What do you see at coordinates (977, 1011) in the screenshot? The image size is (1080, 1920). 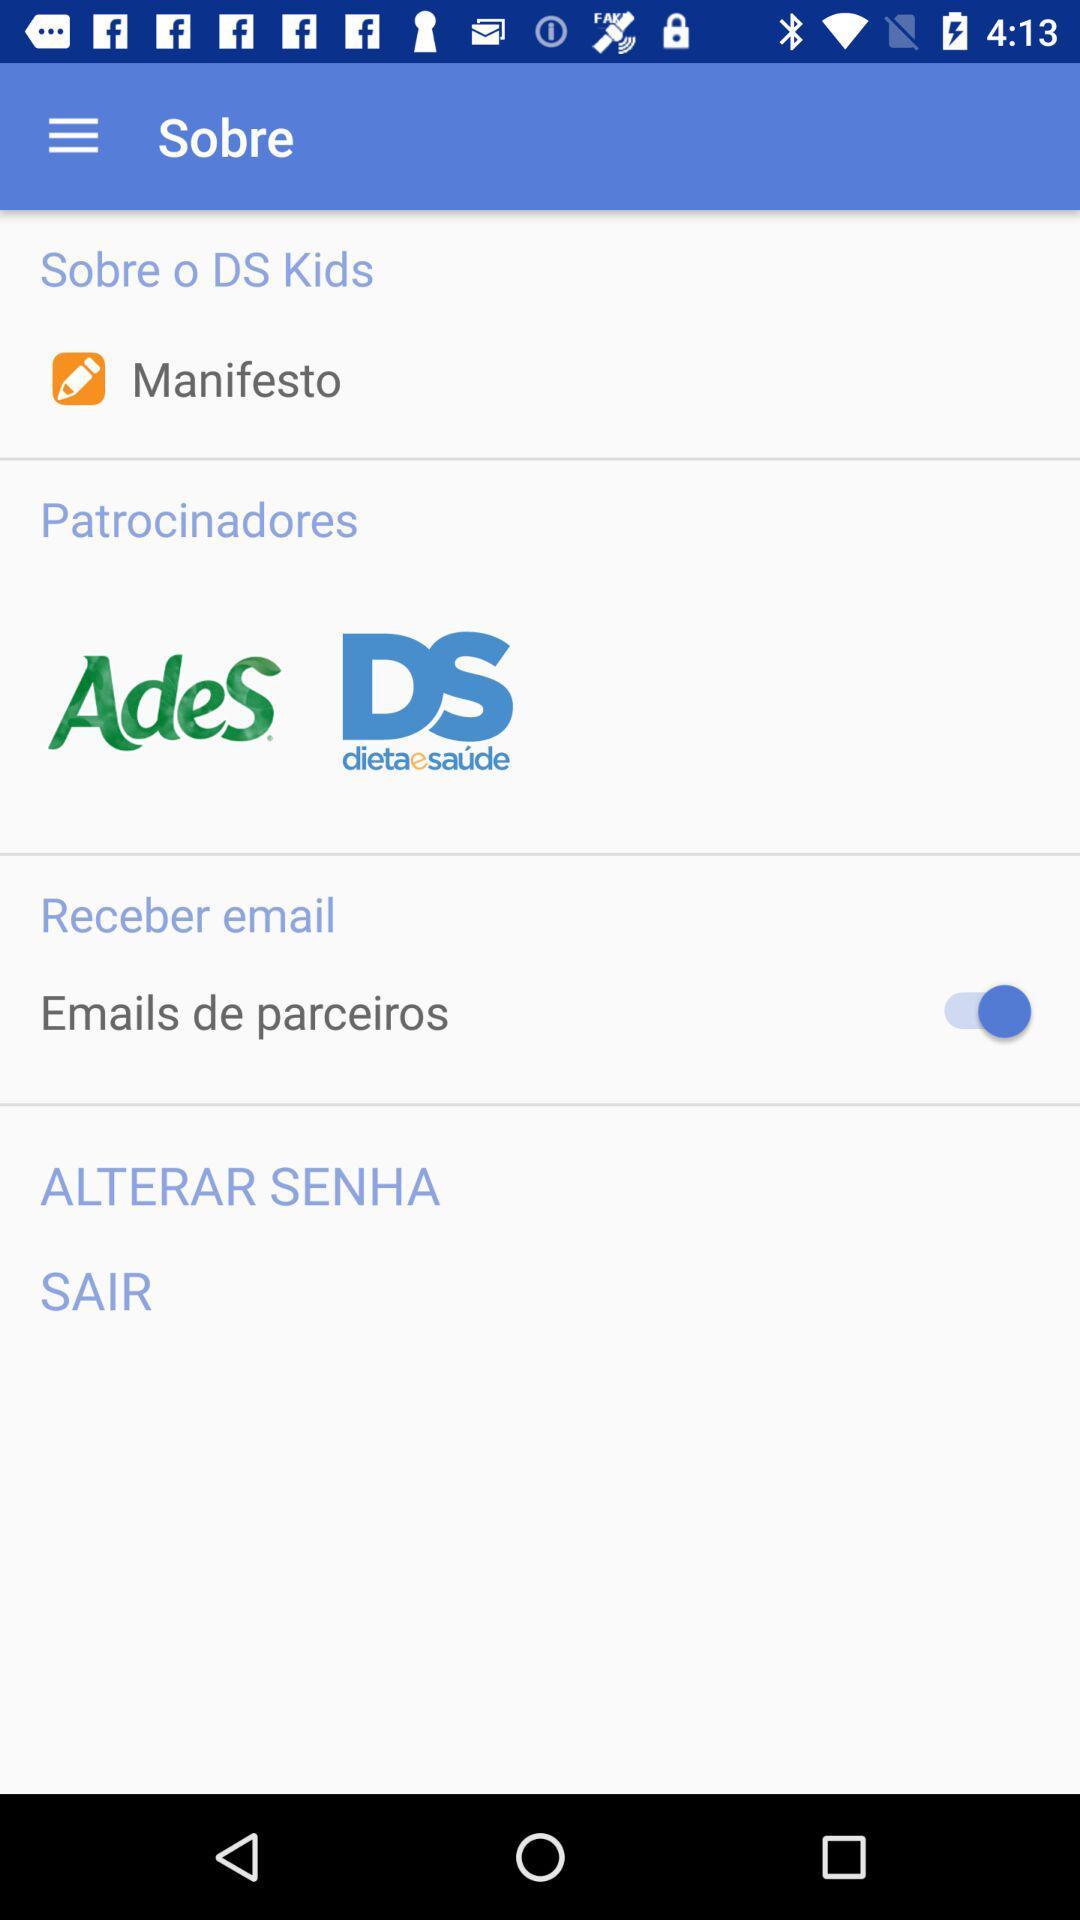 I see `receber emails de parceiros` at bounding box center [977, 1011].